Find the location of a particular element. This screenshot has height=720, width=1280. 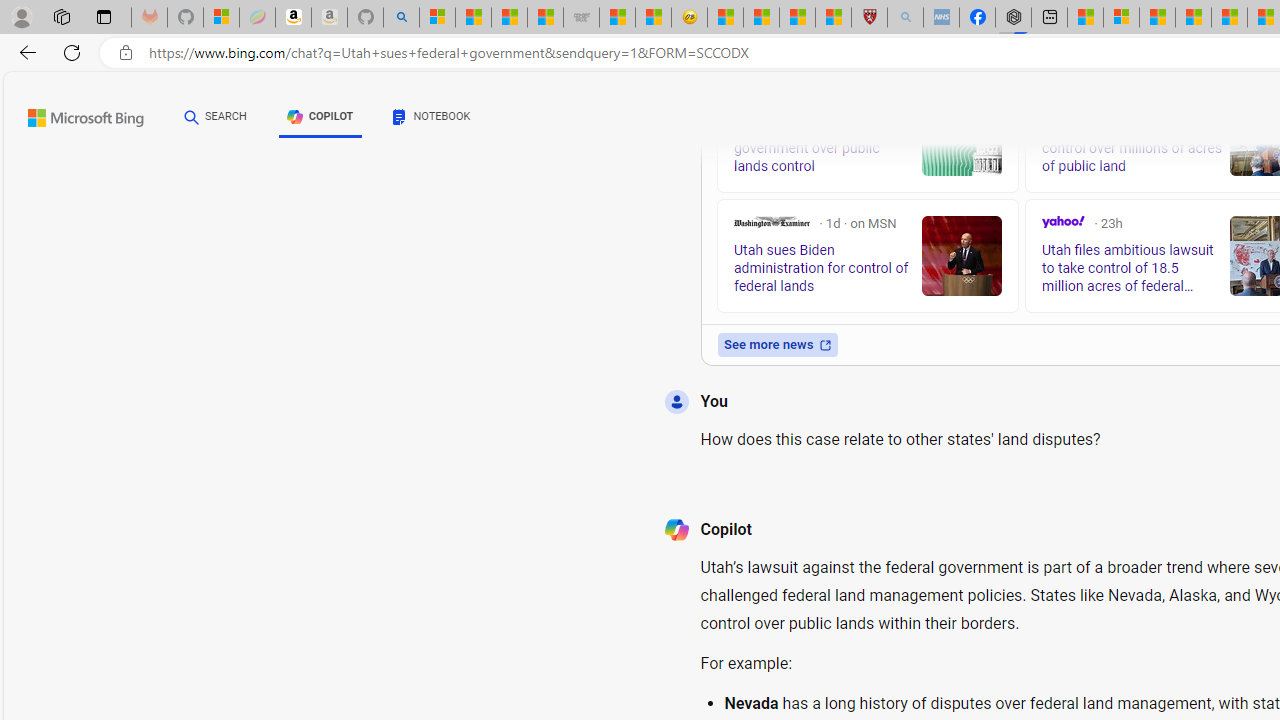

'Yahoo' is located at coordinates (1062, 222).